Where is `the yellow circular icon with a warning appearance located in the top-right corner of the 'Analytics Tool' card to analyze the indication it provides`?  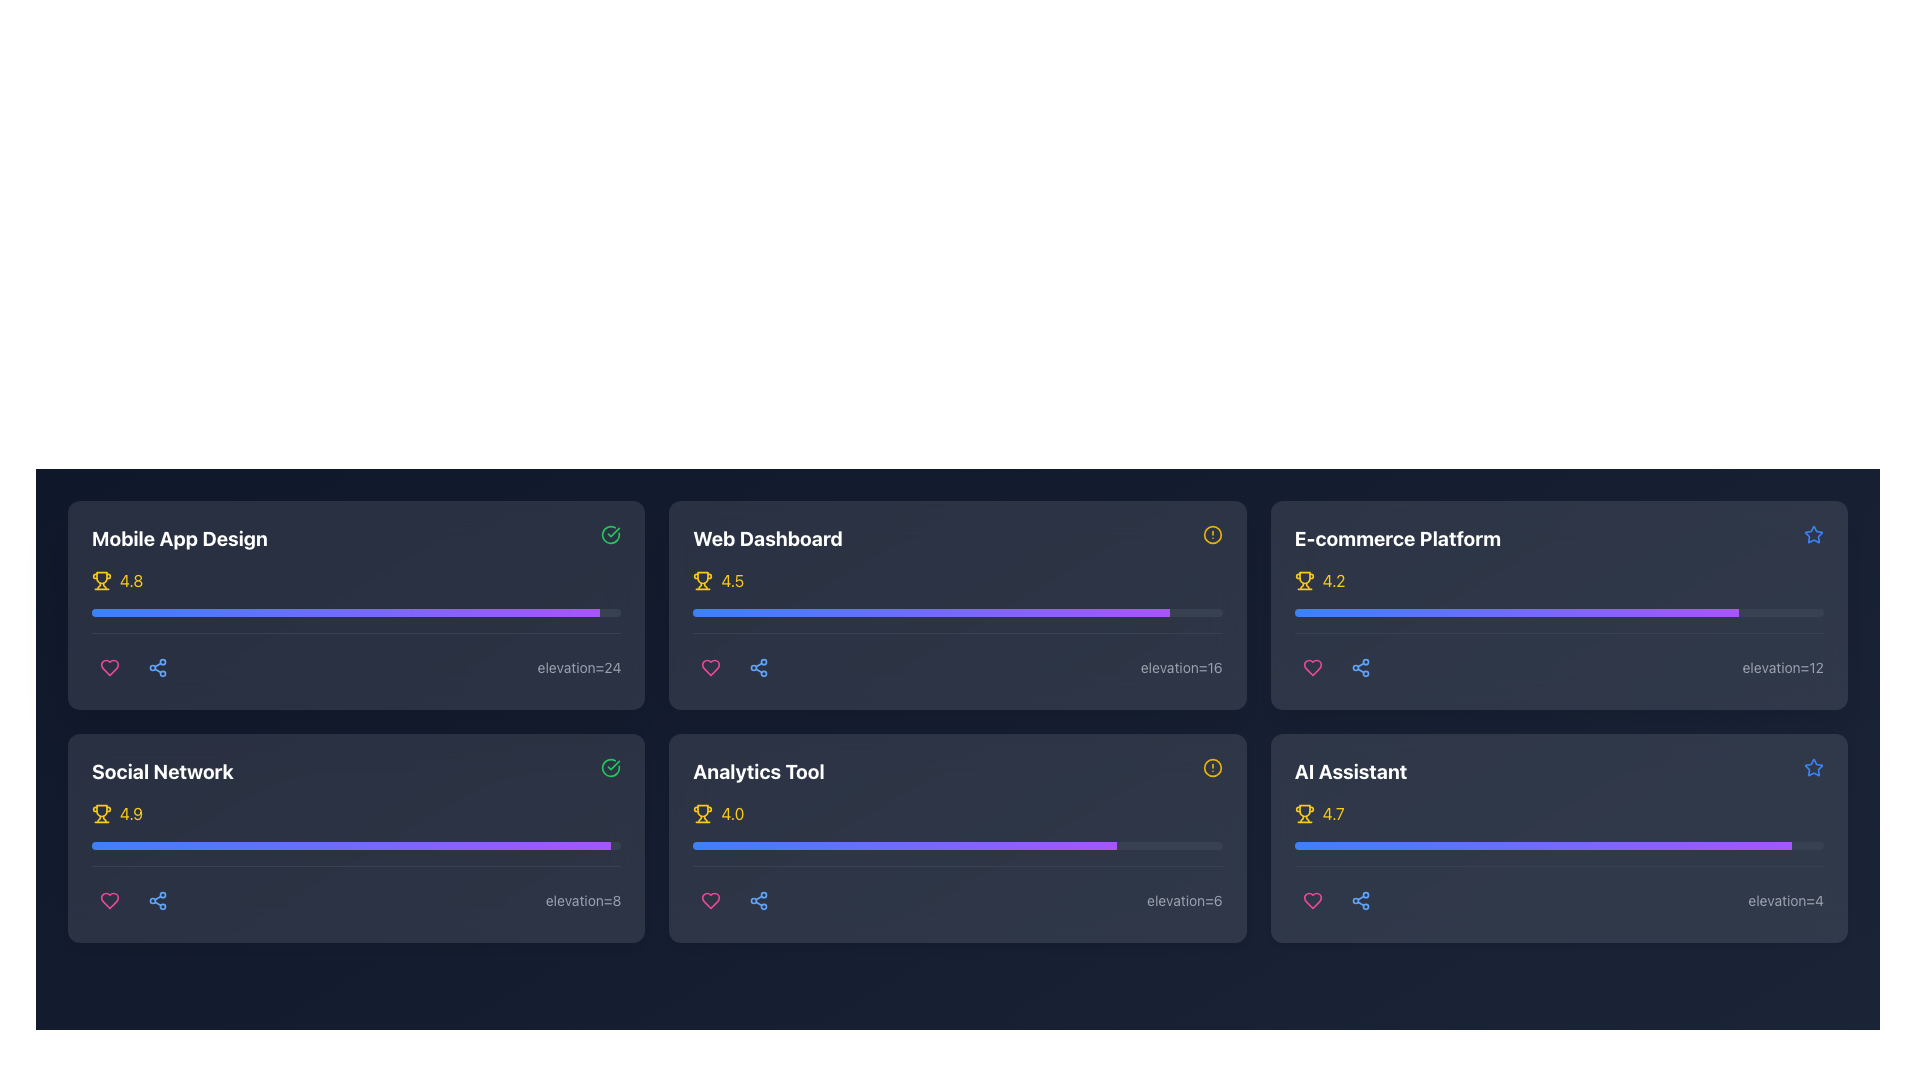 the yellow circular icon with a warning appearance located in the top-right corner of the 'Analytics Tool' card to analyze the indication it provides is located at coordinates (1211, 766).